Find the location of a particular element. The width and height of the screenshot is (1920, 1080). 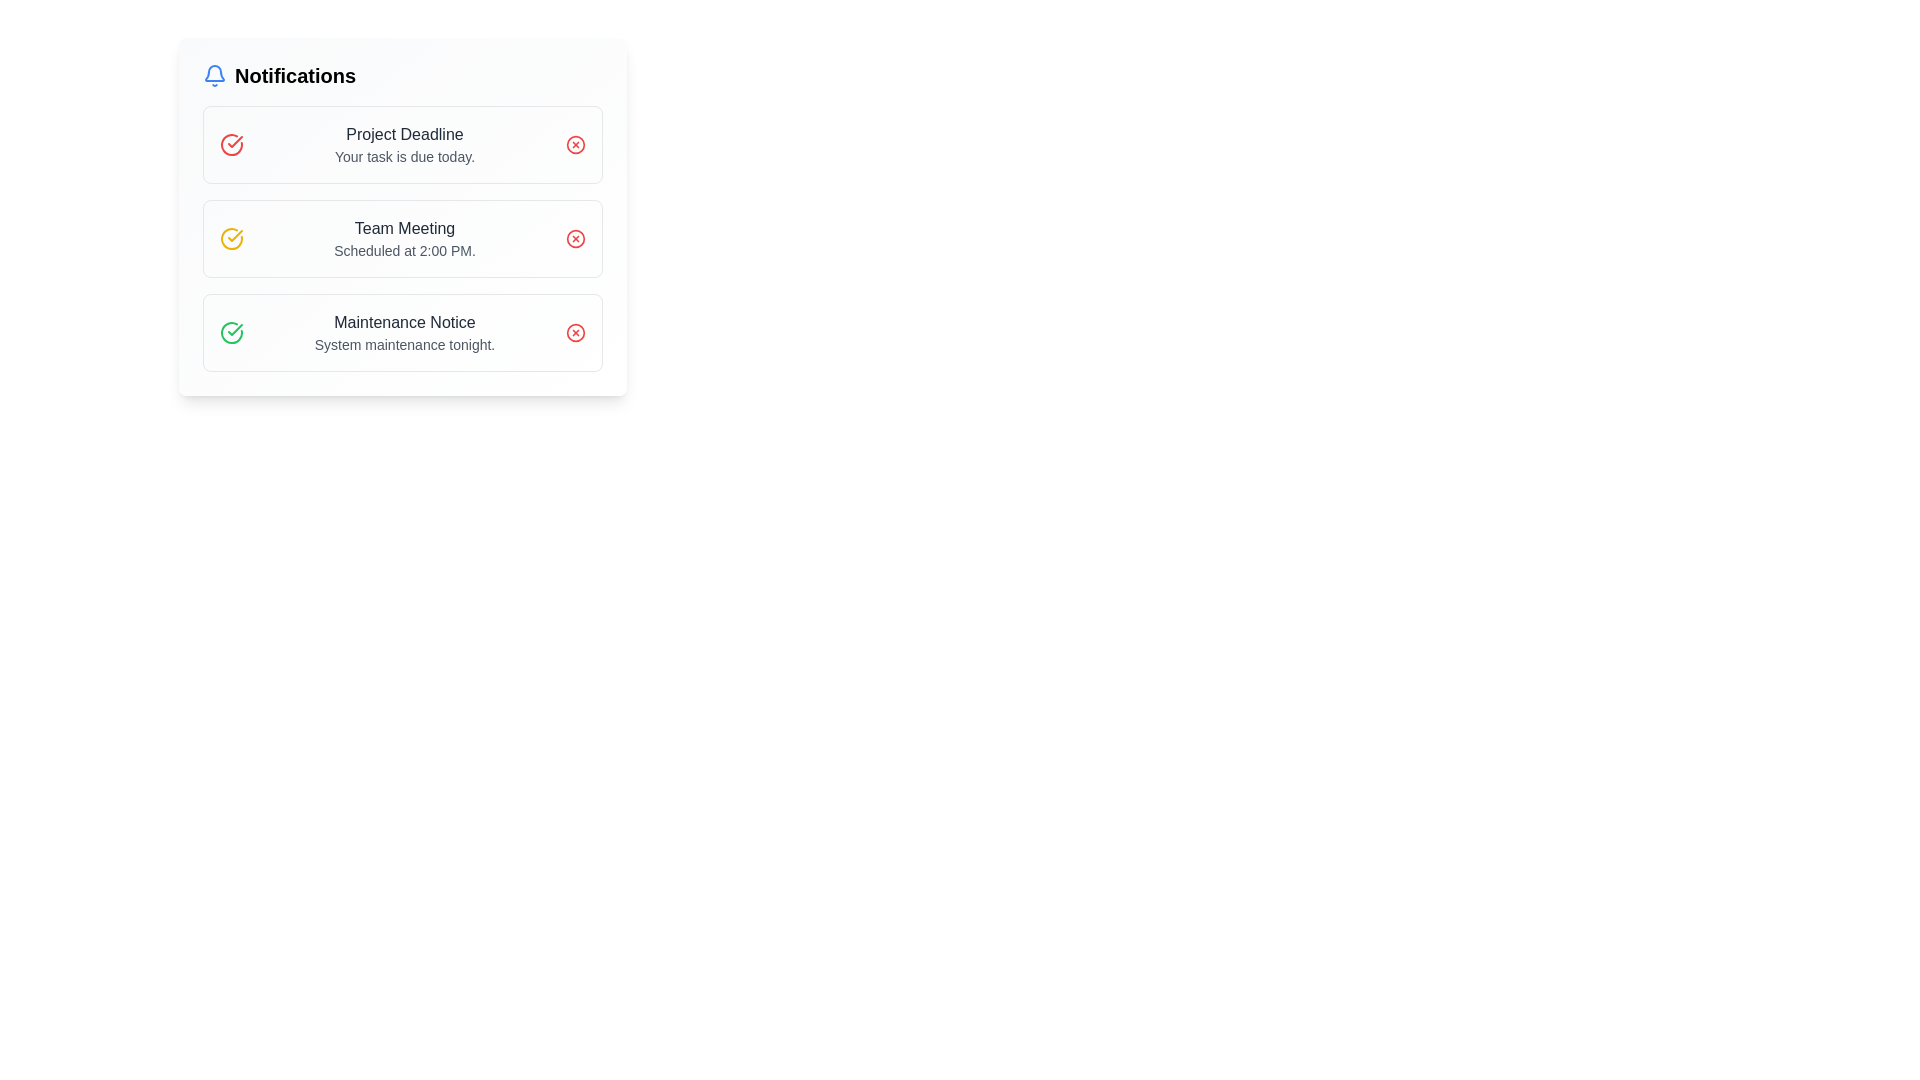

the symbolic meaning of the green circular confirmation icon indicating completion related to the 'Maintenance Notice' in the 'Notifications' section is located at coordinates (231, 331).